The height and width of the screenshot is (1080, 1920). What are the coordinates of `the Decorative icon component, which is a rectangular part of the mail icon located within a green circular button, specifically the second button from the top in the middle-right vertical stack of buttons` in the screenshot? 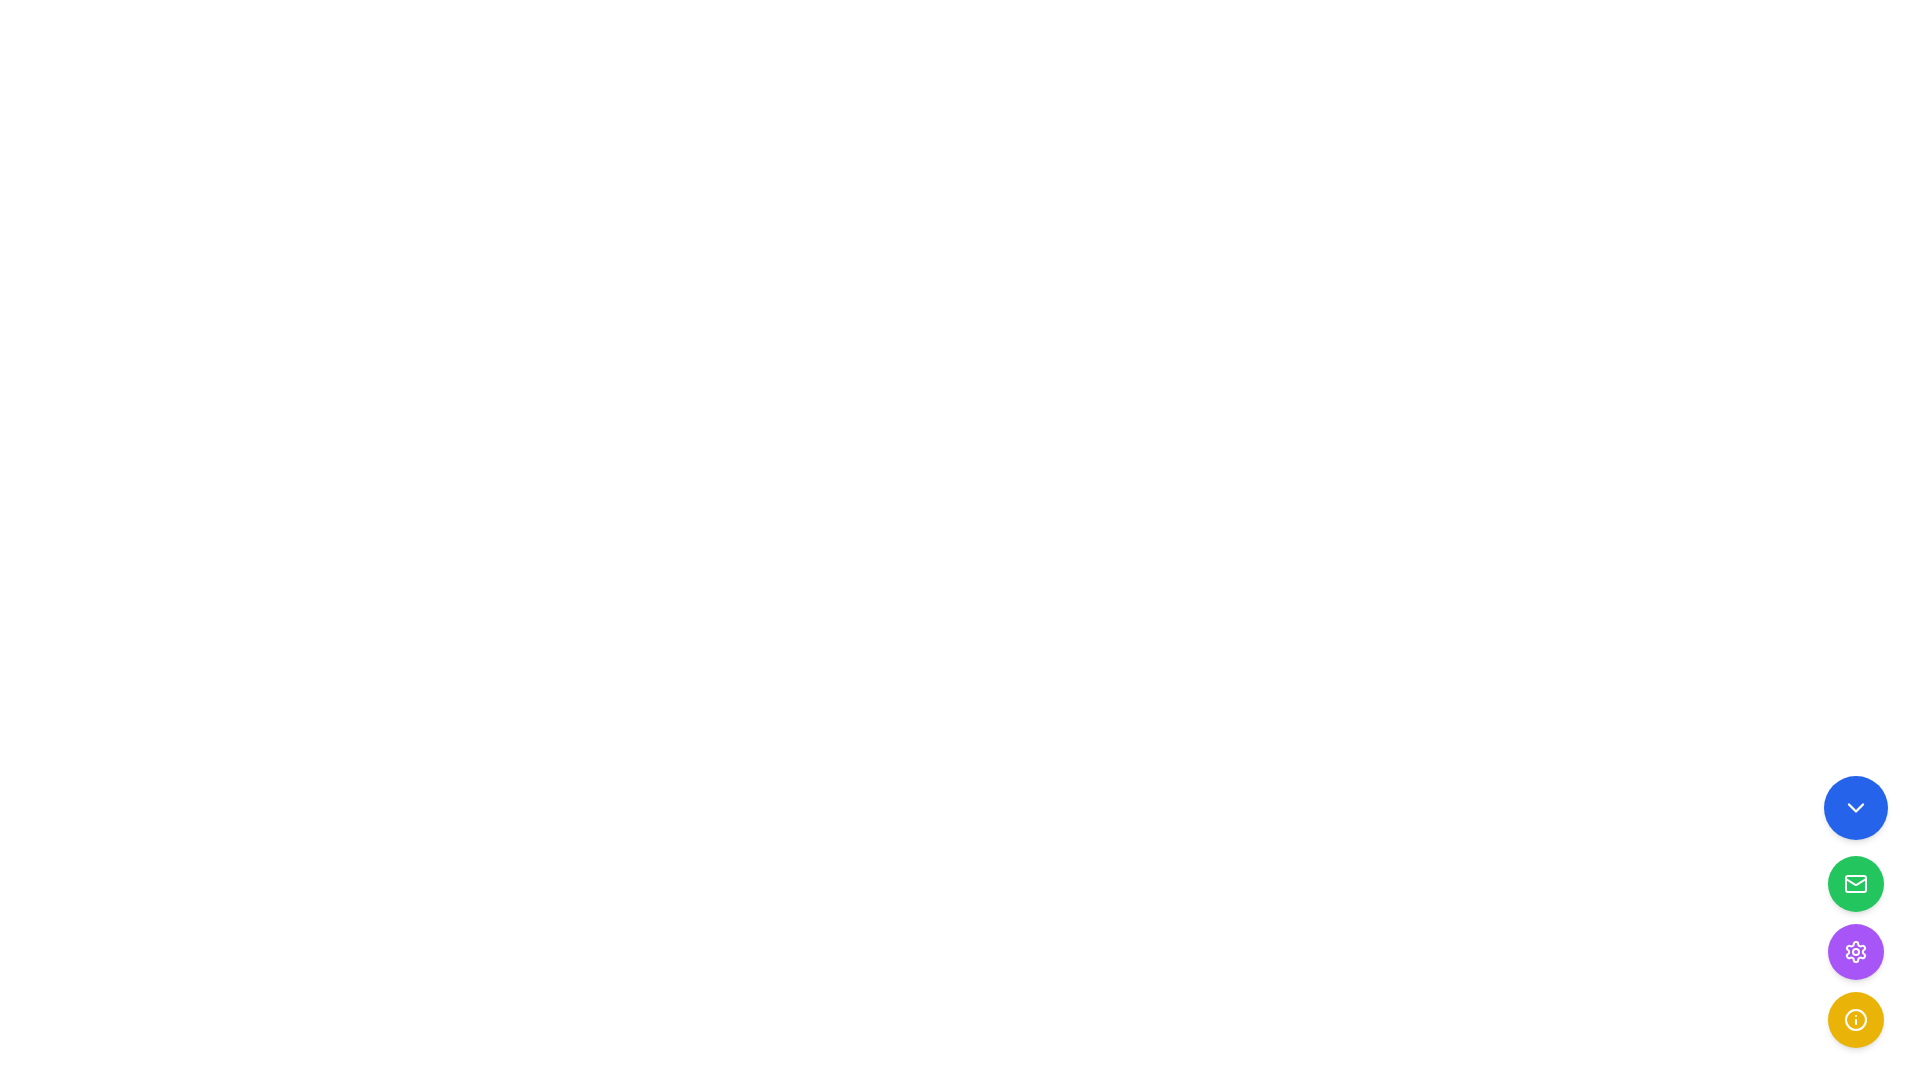 It's located at (1855, 882).